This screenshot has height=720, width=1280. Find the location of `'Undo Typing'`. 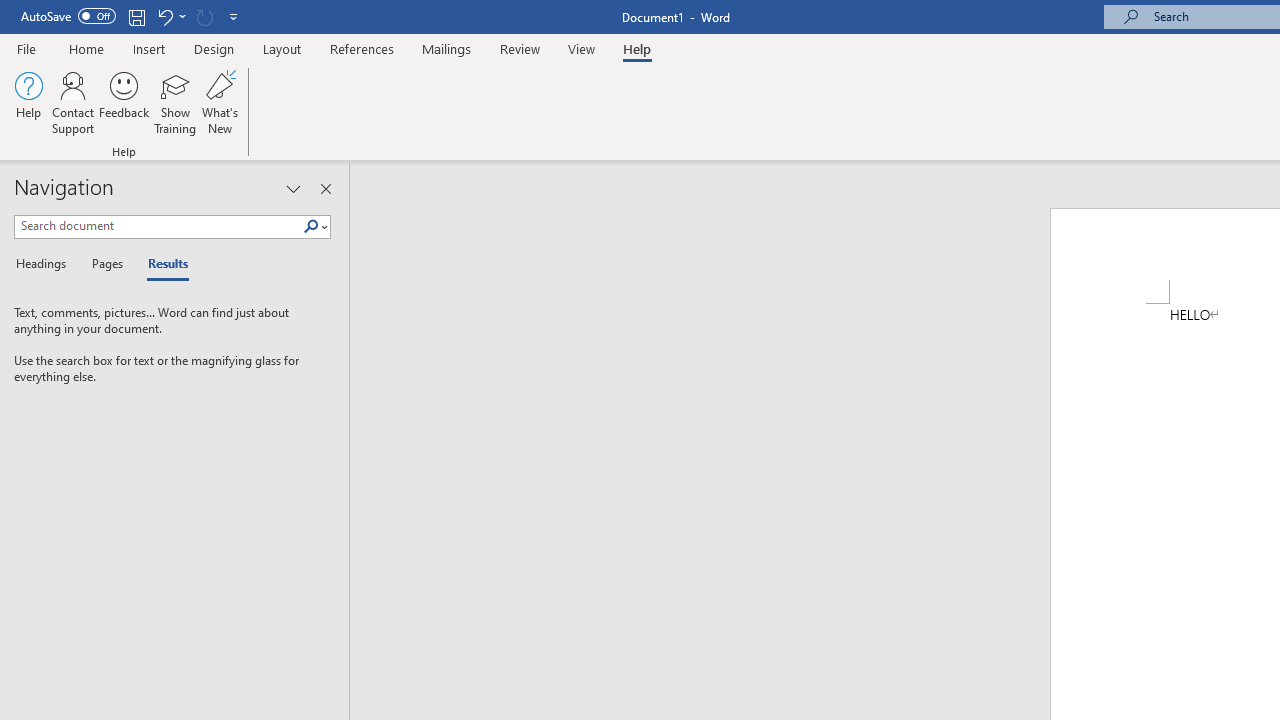

'Undo Typing' is located at coordinates (170, 16).